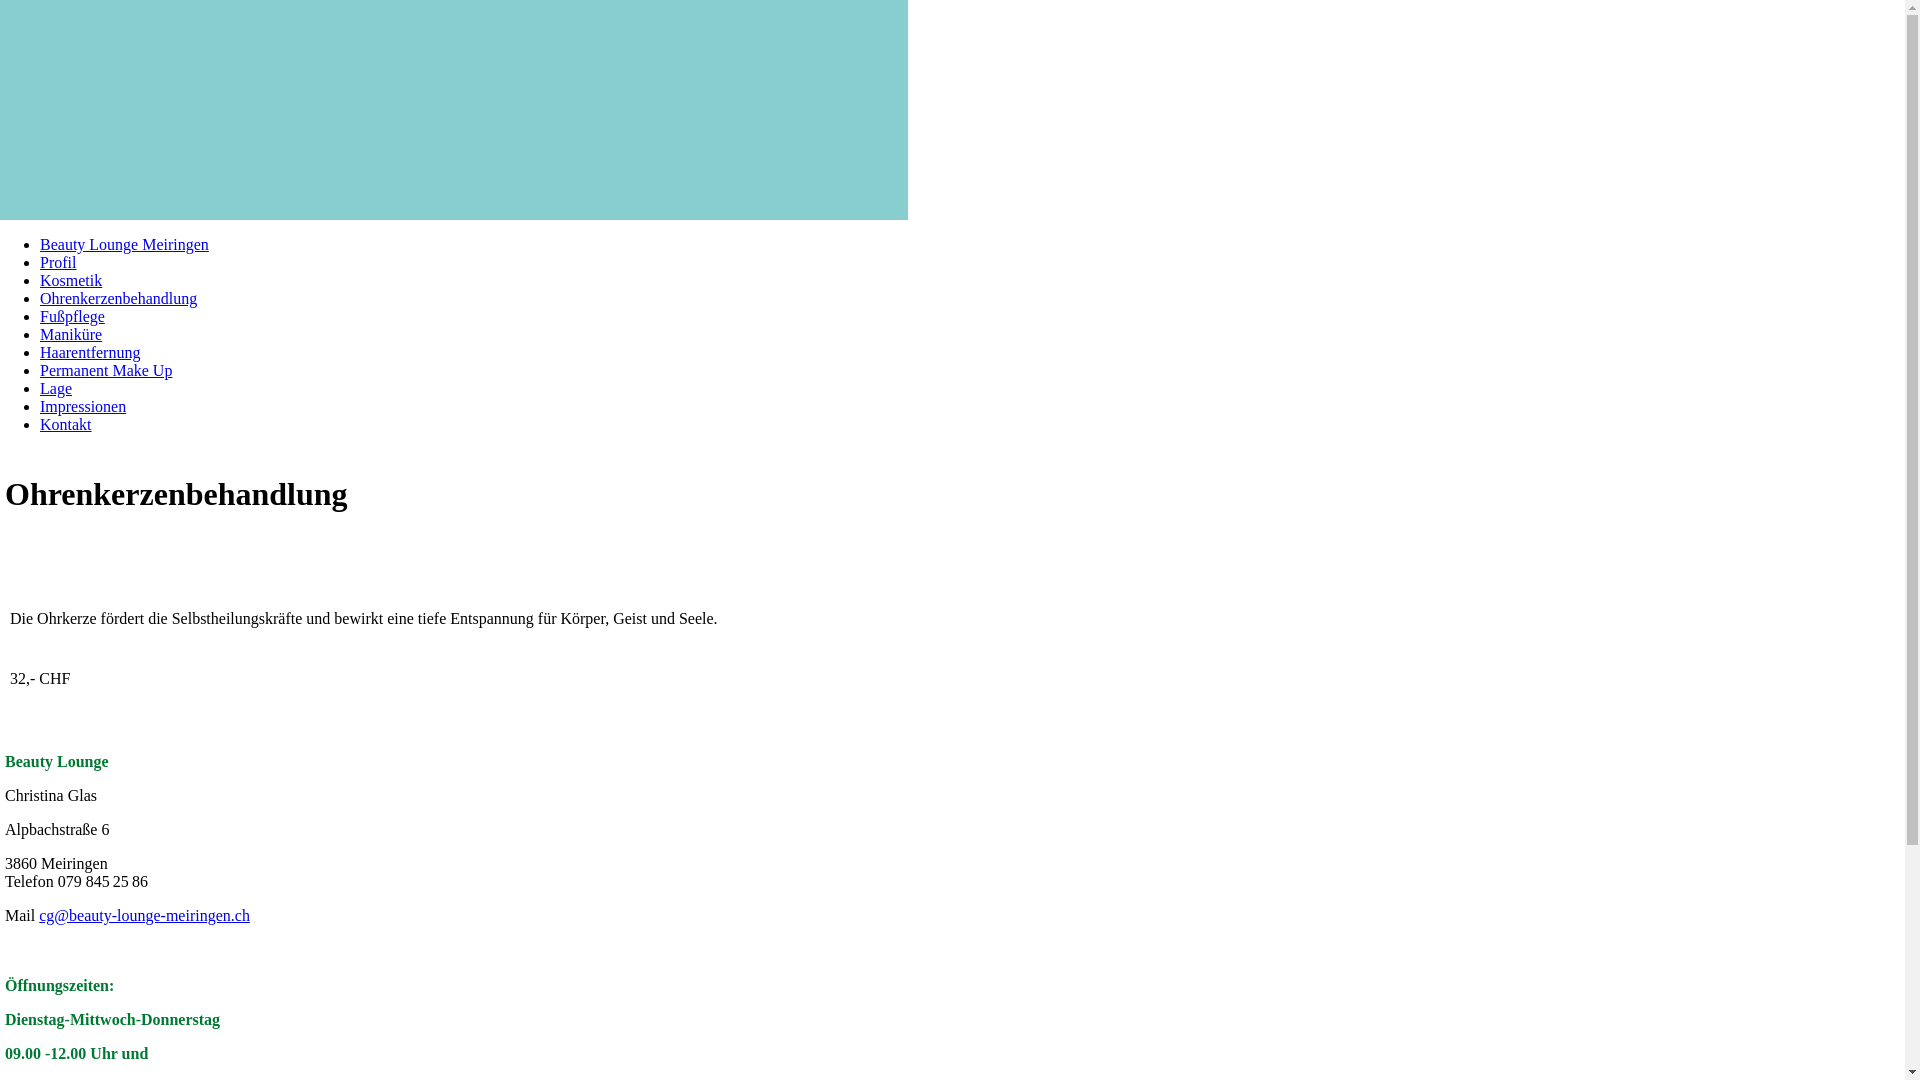 Image resolution: width=1920 pixels, height=1080 pixels. Describe the element at coordinates (81, 405) in the screenshot. I see `'Impressionen'` at that location.